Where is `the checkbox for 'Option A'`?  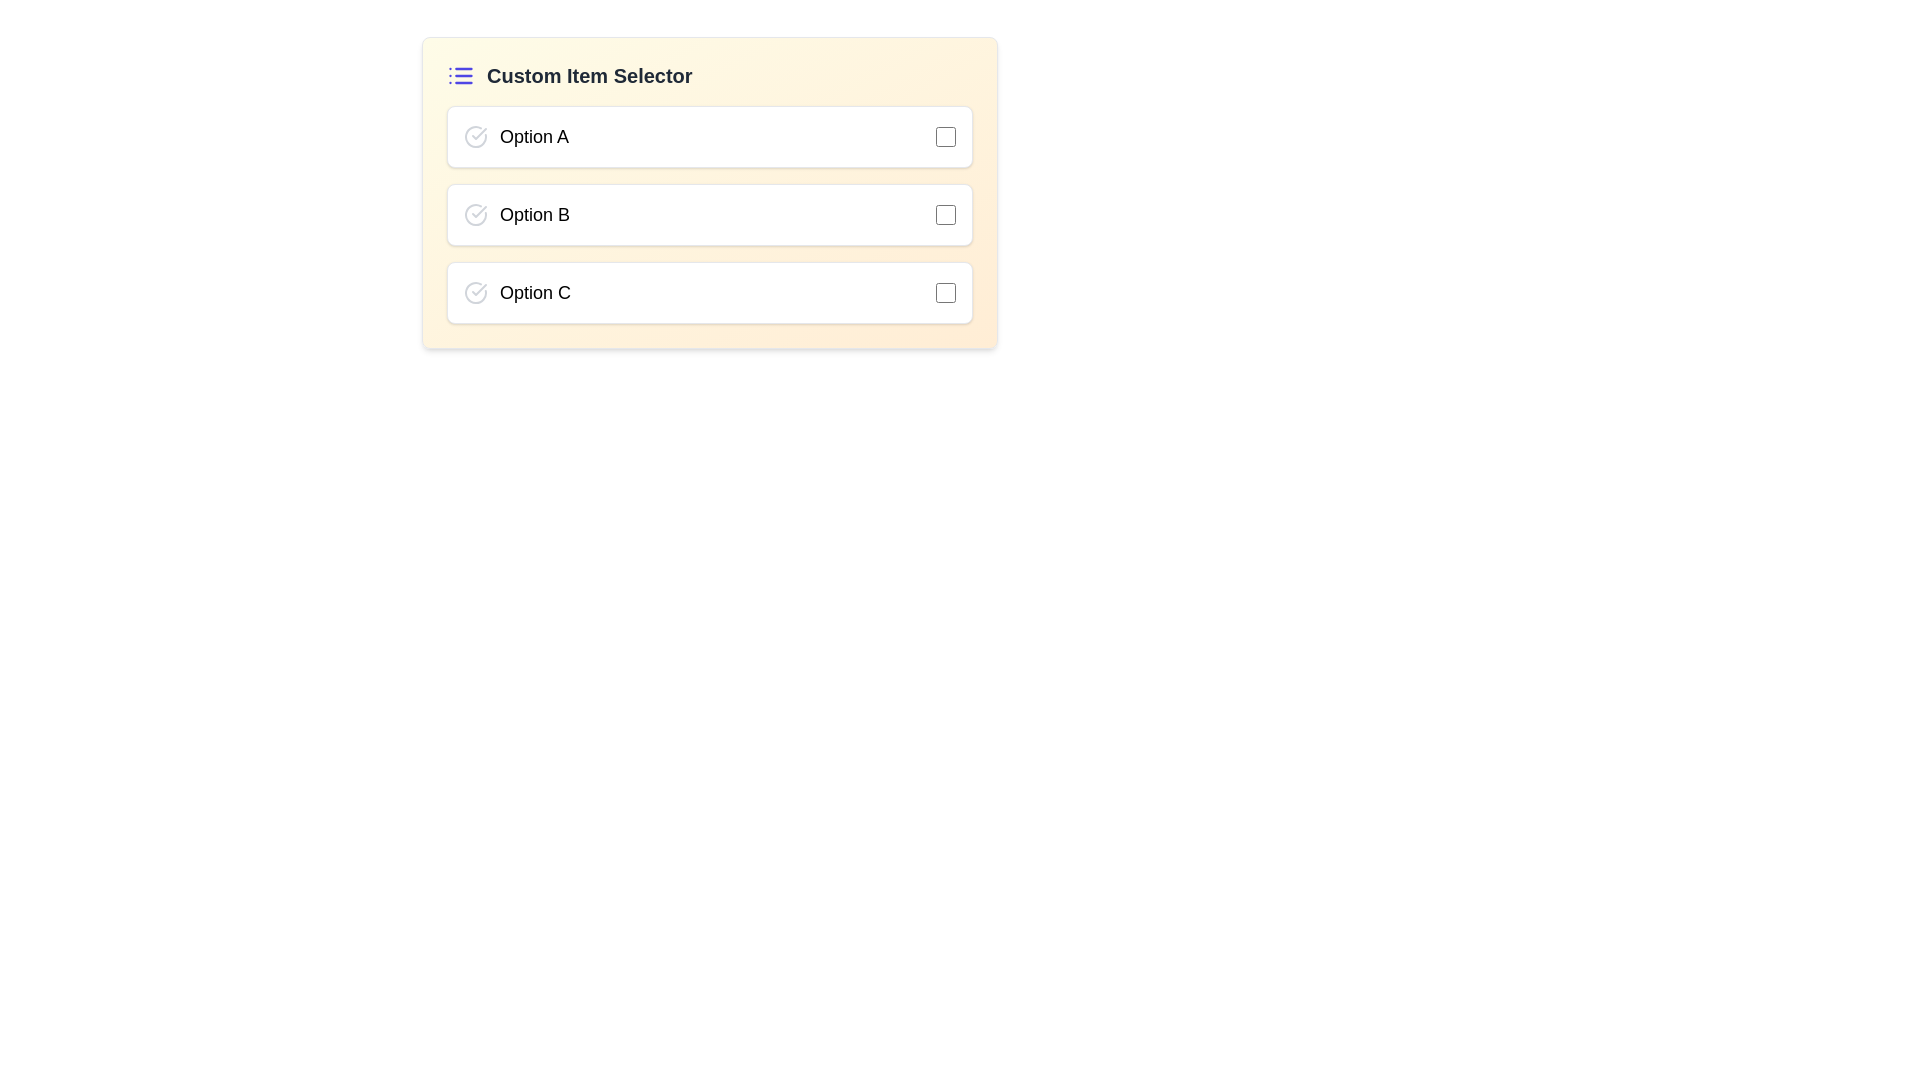 the checkbox for 'Option A' is located at coordinates (944, 136).